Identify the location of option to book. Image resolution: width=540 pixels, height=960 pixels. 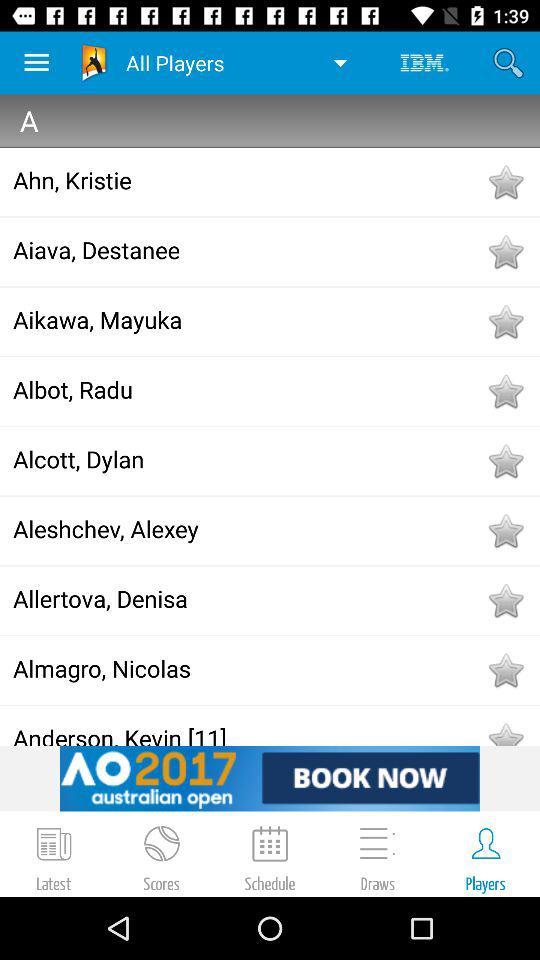
(270, 777).